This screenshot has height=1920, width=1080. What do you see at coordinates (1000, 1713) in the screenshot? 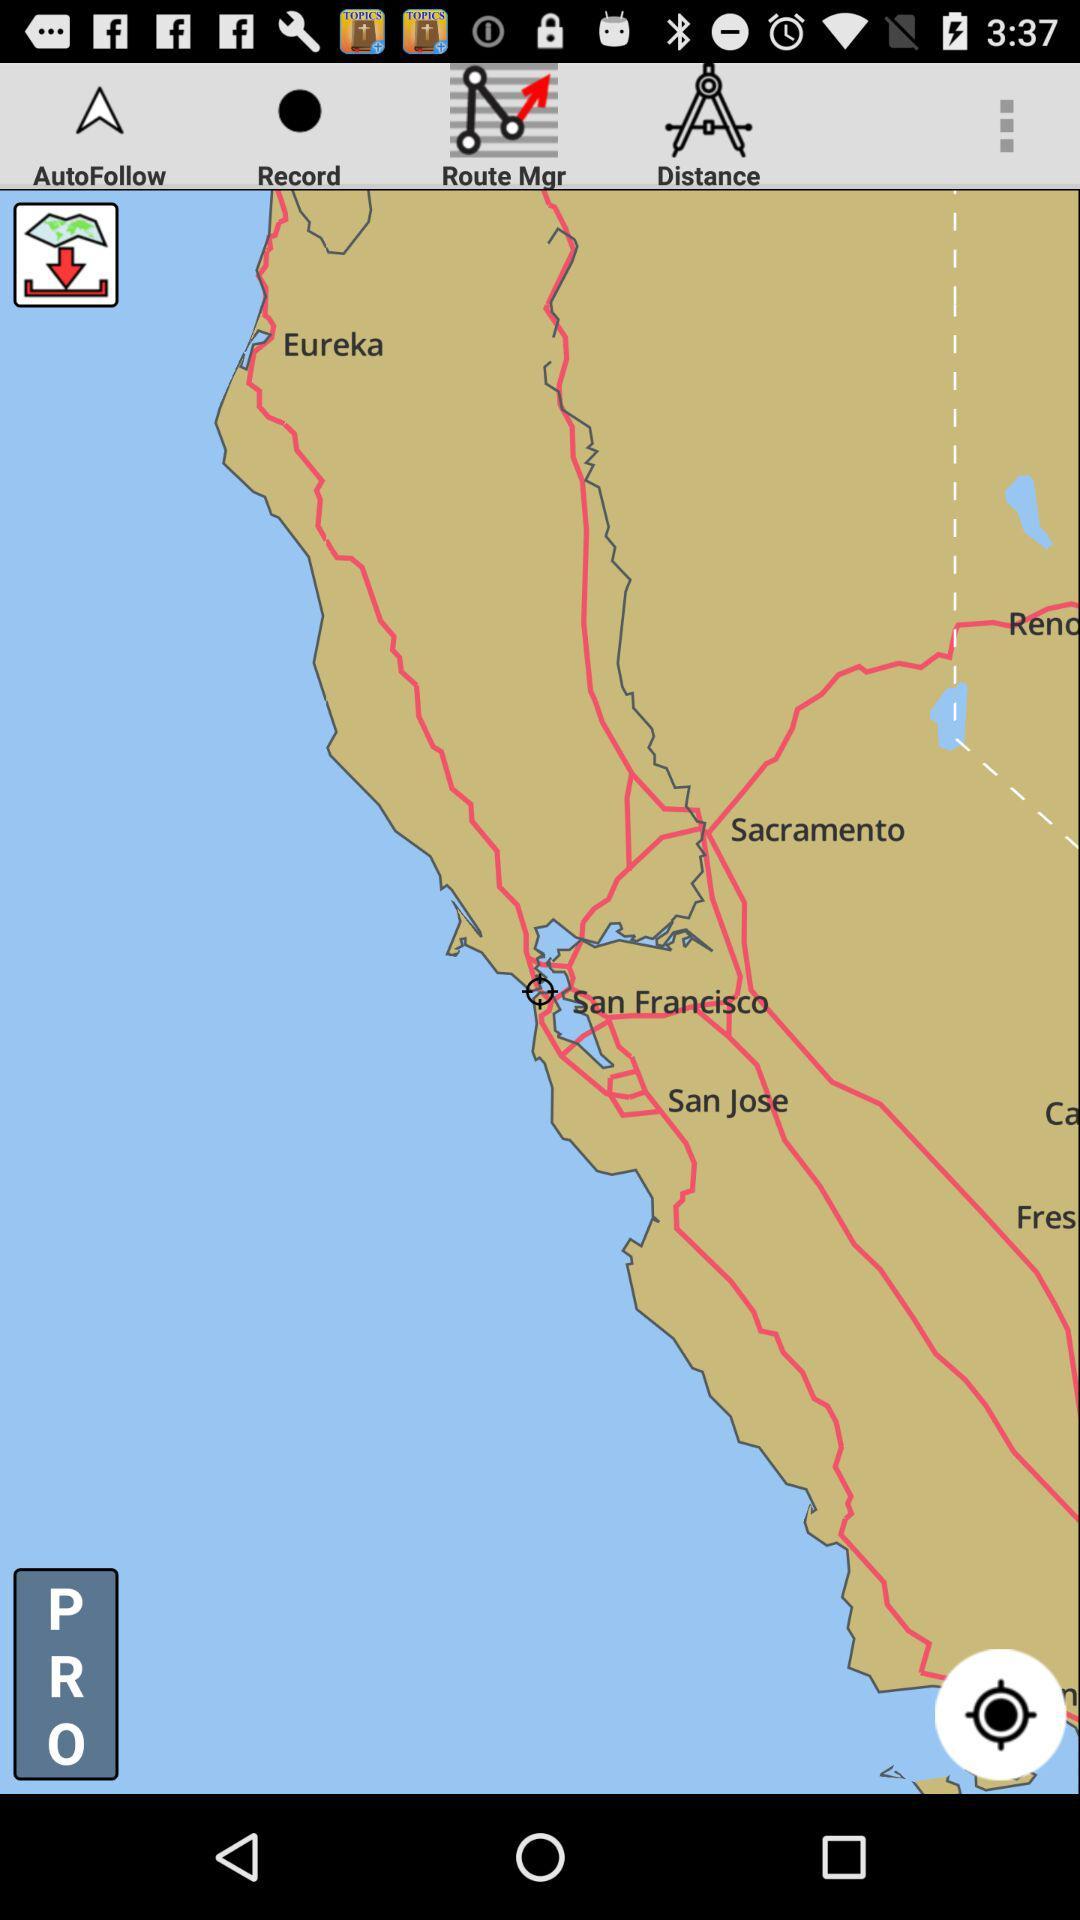
I see `center the map` at bounding box center [1000, 1713].